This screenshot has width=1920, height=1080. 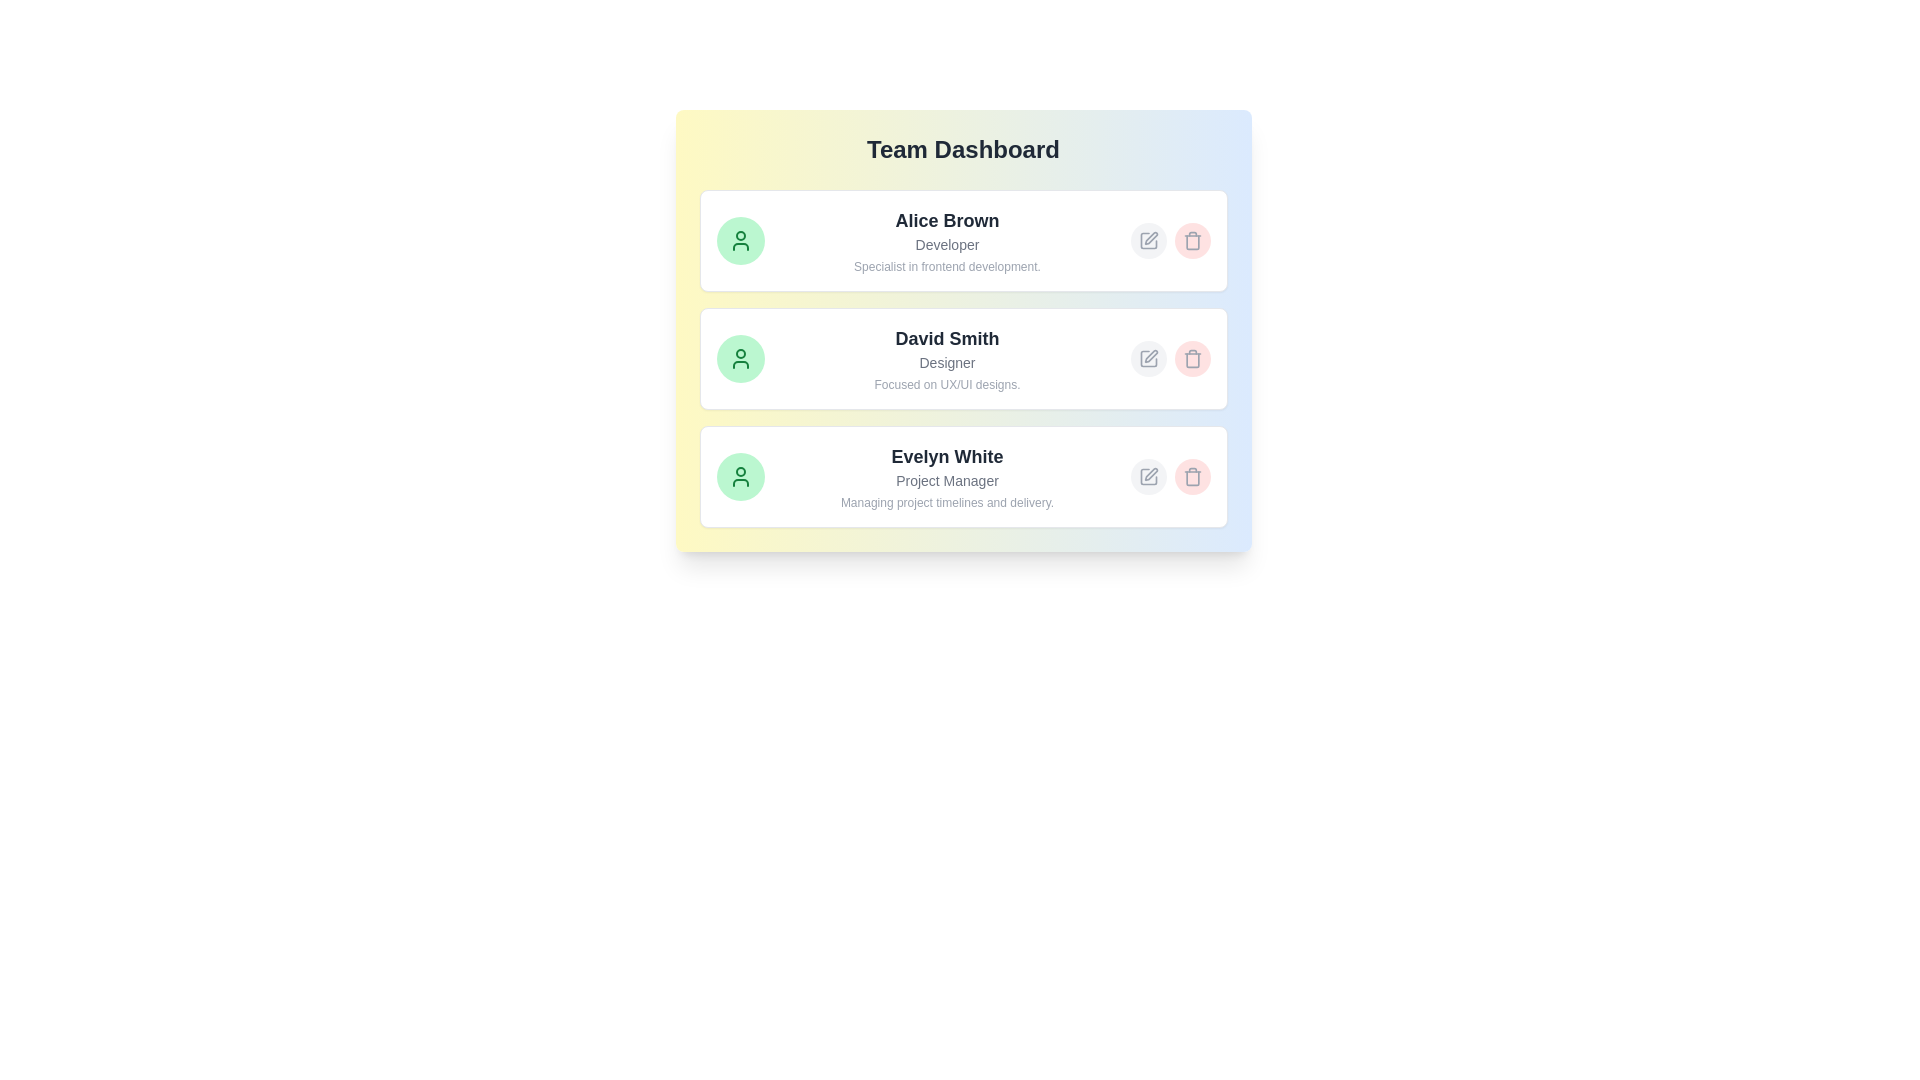 I want to click on the Icon button located at the right end of the 'David Smith' card, so click(x=1148, y=357).